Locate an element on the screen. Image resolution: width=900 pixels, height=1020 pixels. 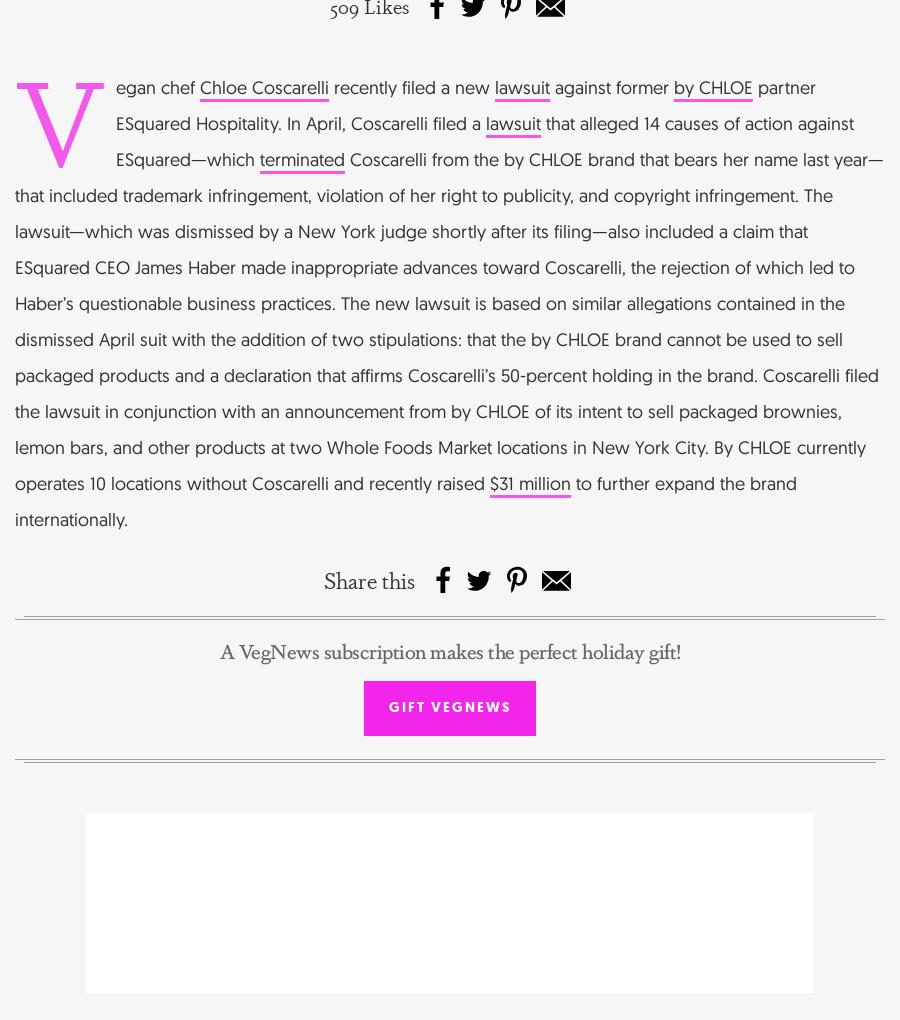
'Share this' is located at coordinates (369, 578).